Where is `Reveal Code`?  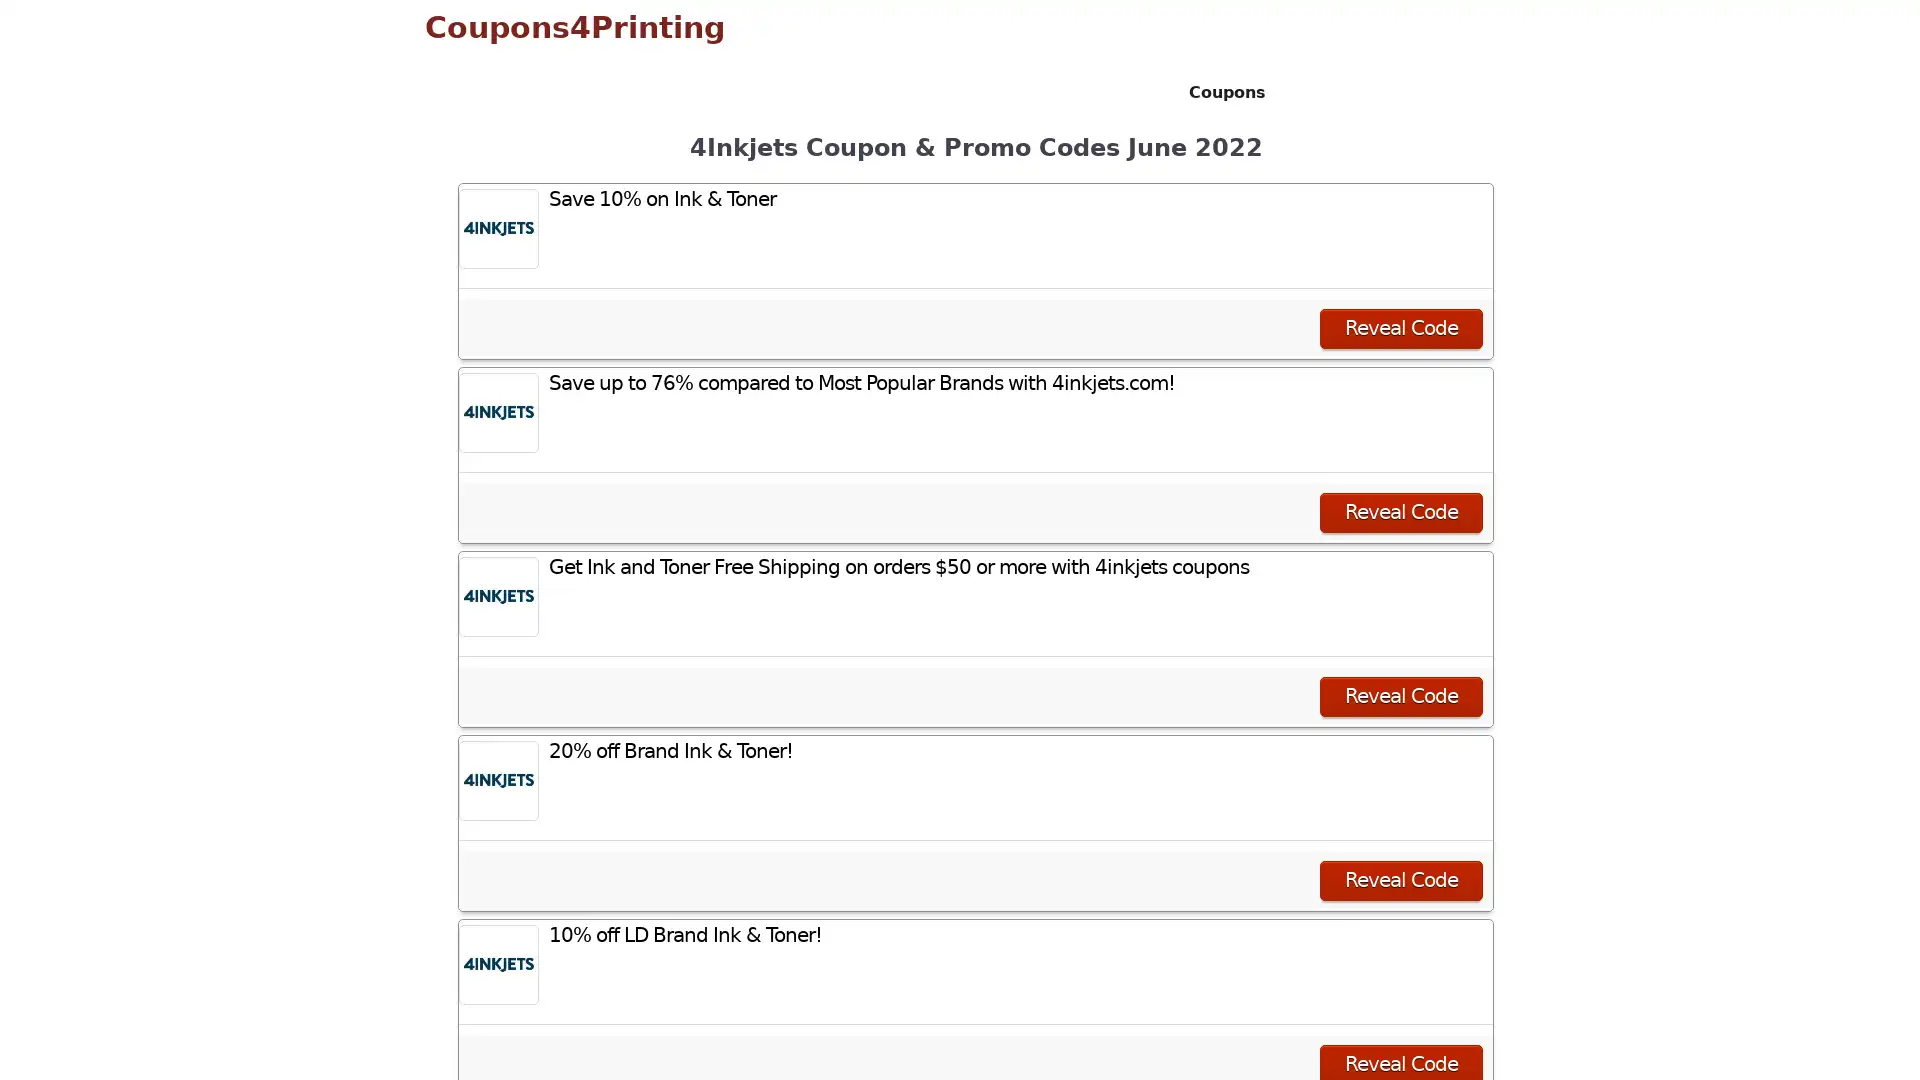
Reveal Code is located at coordinates (1400, 694).